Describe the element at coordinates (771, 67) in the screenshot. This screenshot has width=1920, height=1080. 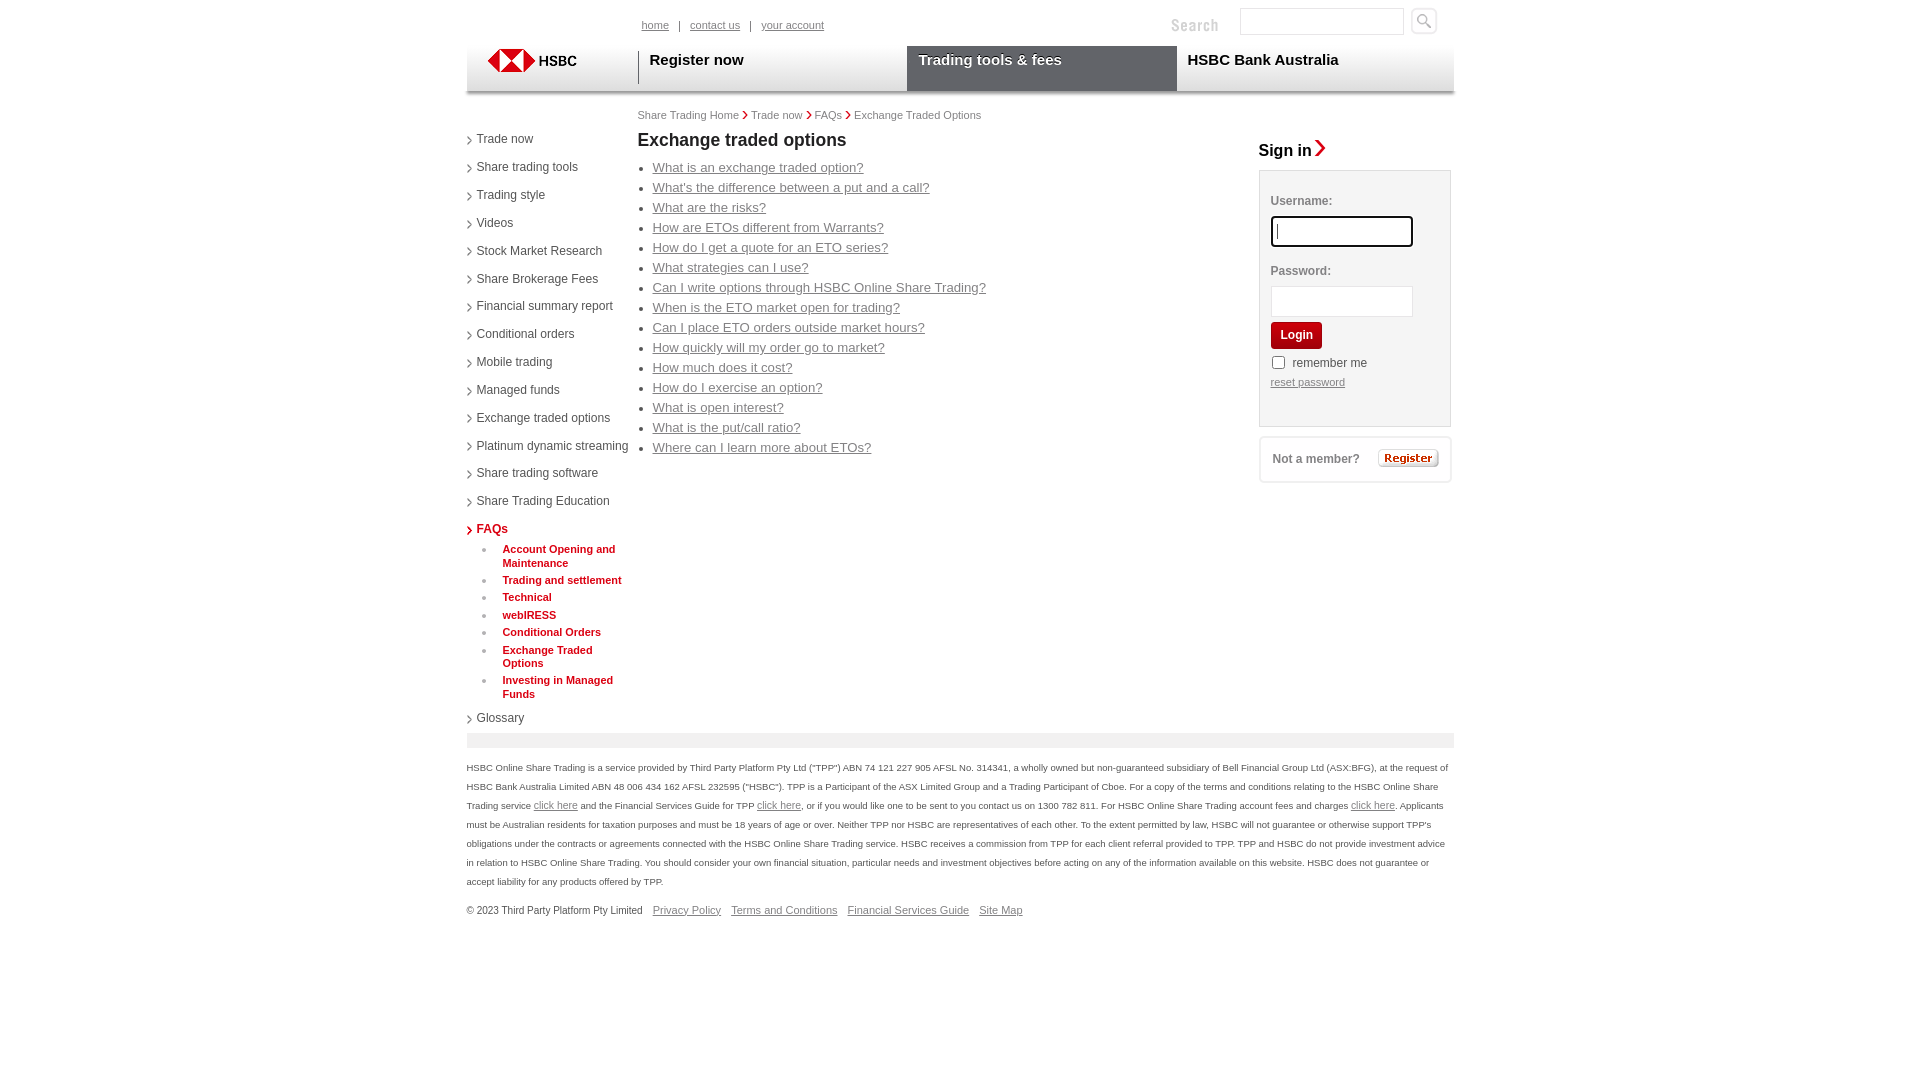
I see `'Register now'` at that location.